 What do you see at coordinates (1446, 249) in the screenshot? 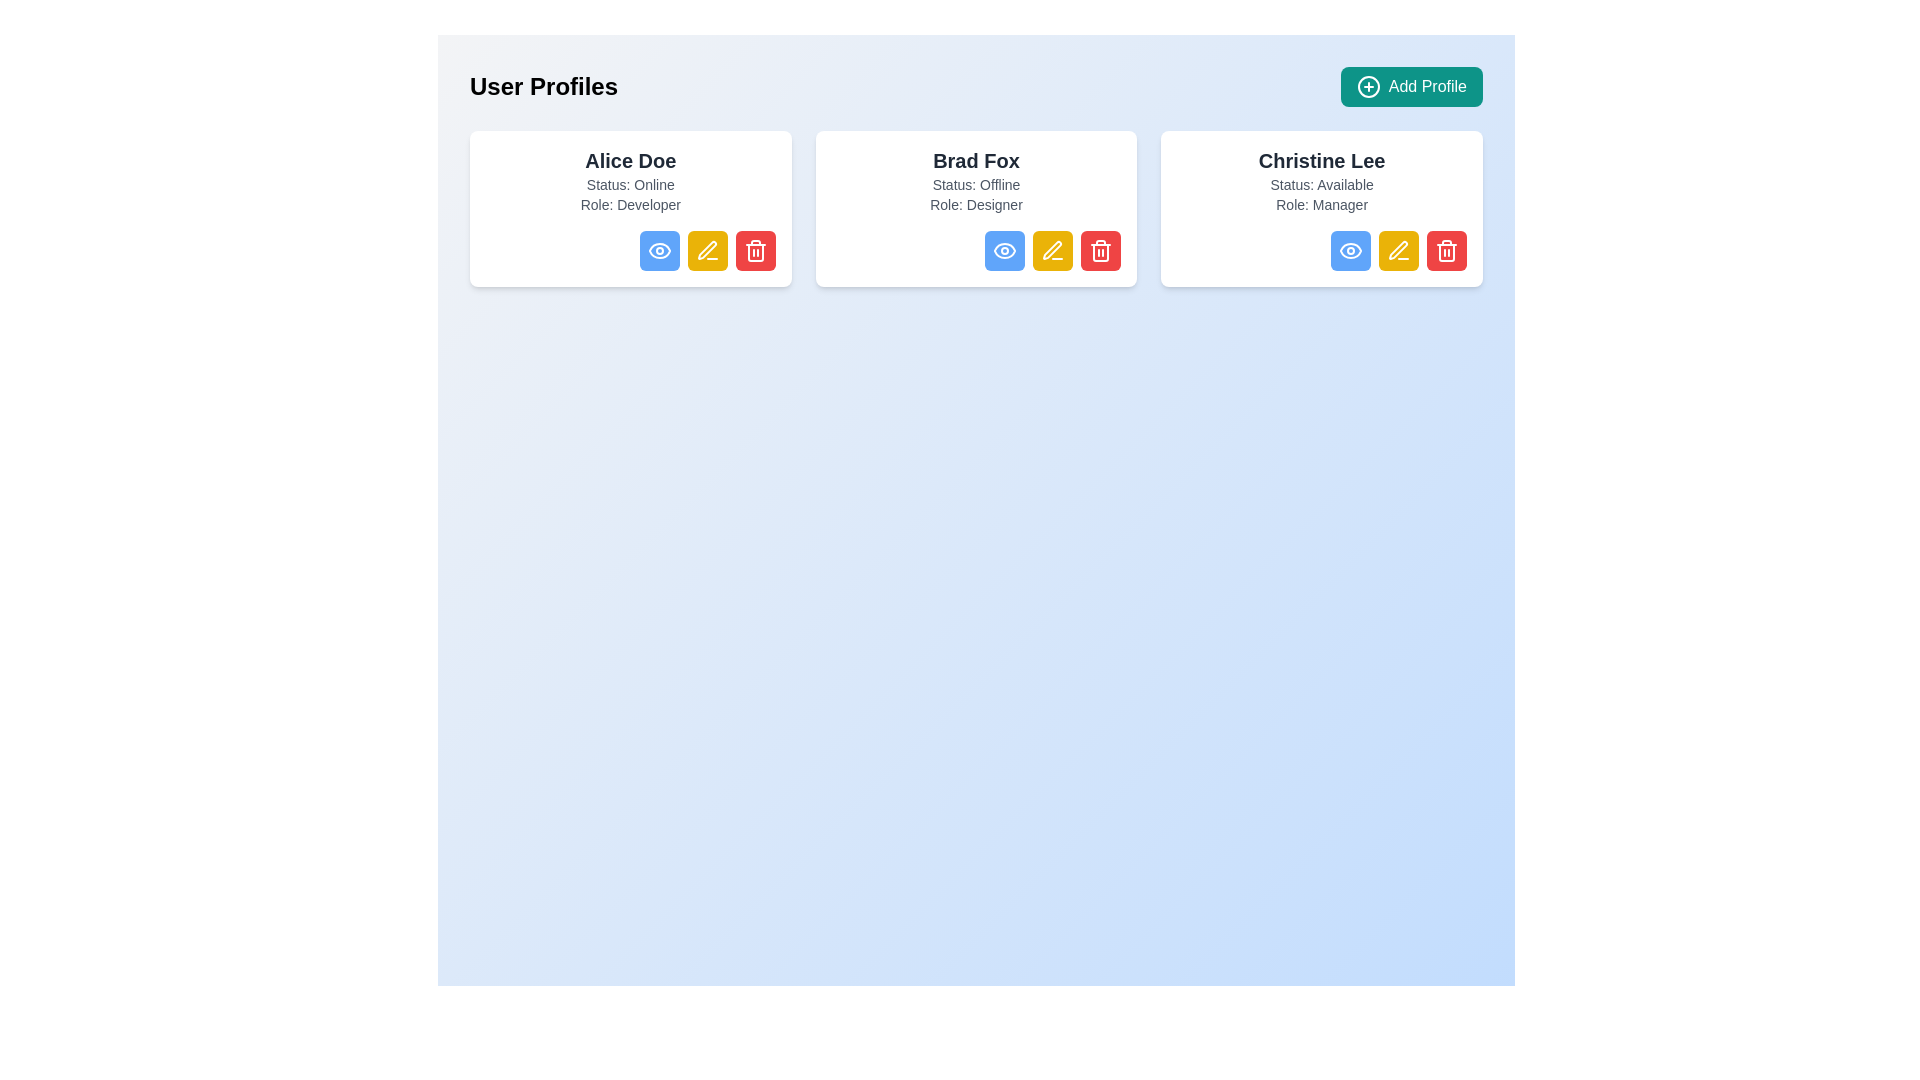
I see `the delete button located at the bottom-right corner of the card for 'Christine Lee'` at bounding box center [1446, 249].